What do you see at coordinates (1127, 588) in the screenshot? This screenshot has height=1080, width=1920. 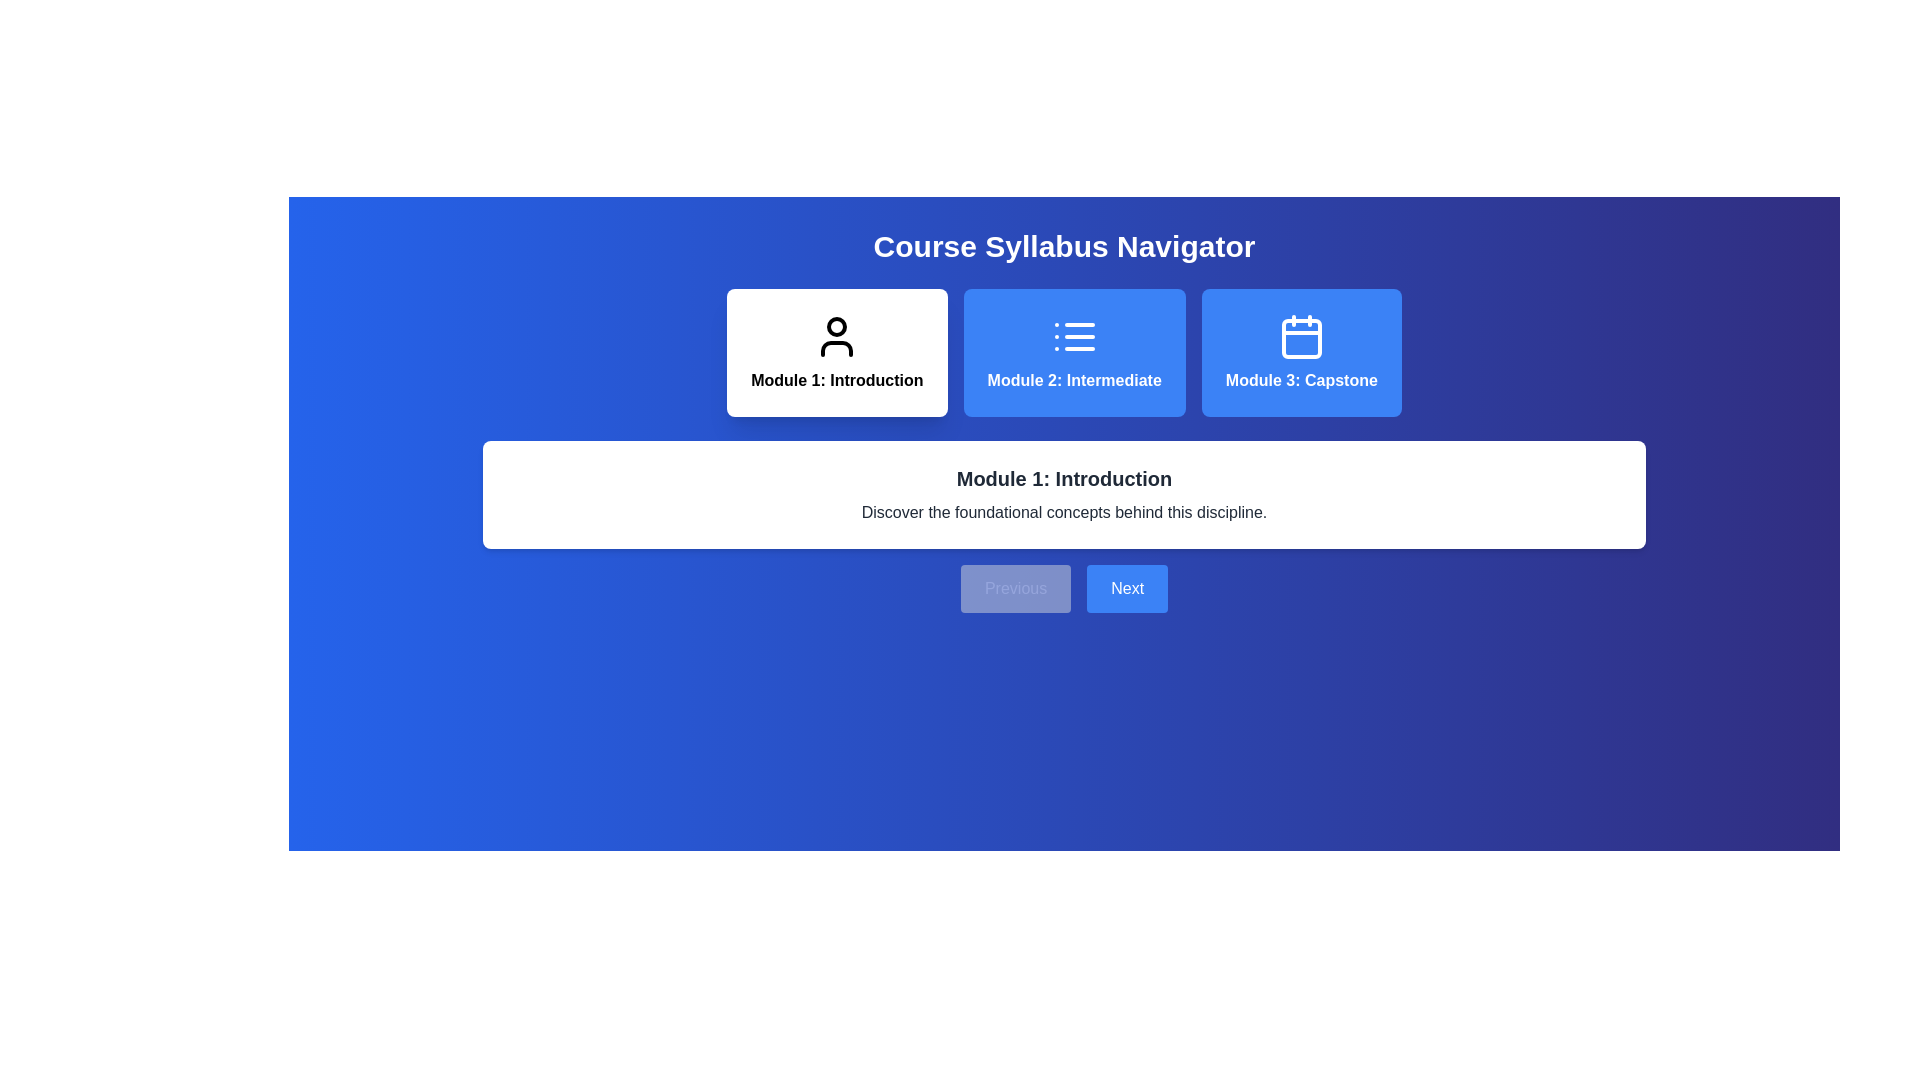 I see `the 'Next' button to navigate to the next module` at bounding box center [1127, 588].